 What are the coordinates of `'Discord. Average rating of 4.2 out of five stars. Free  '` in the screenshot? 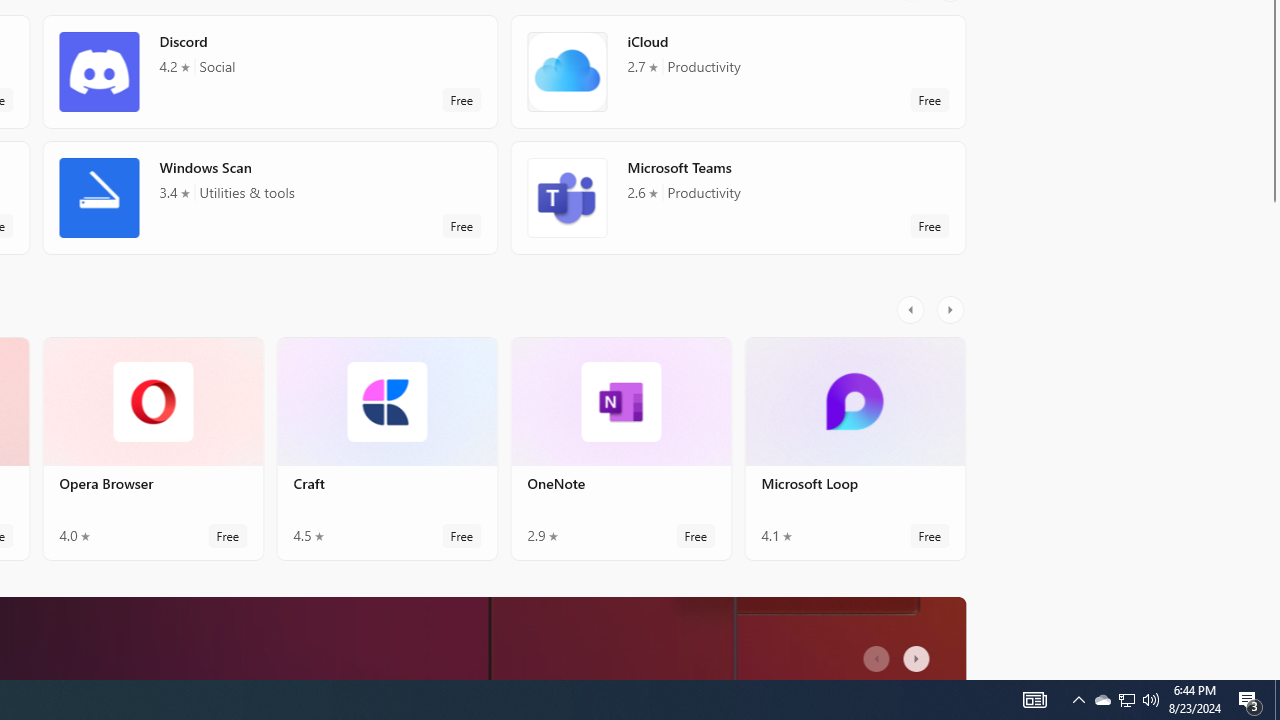 It's located at (269, 78).